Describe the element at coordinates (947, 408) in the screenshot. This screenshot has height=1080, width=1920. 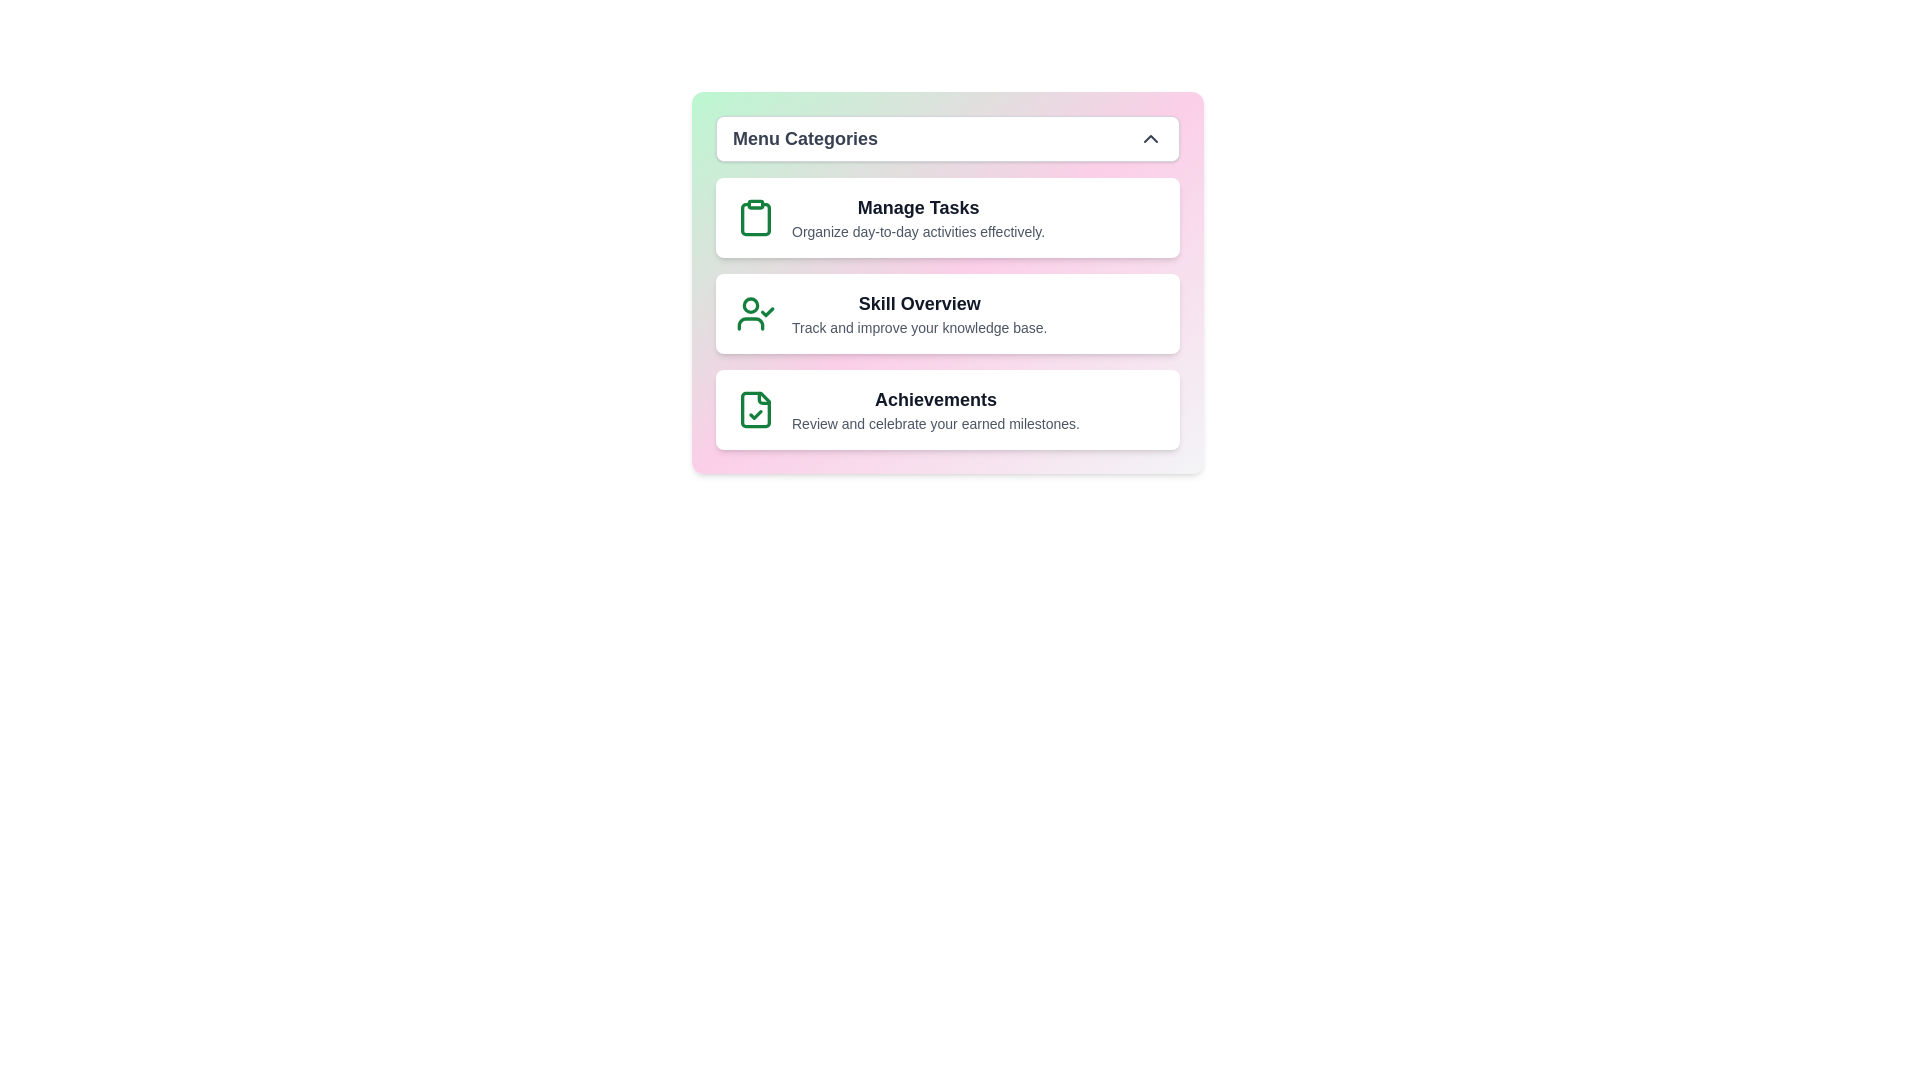
I see `the category card for Achievements` at that location.